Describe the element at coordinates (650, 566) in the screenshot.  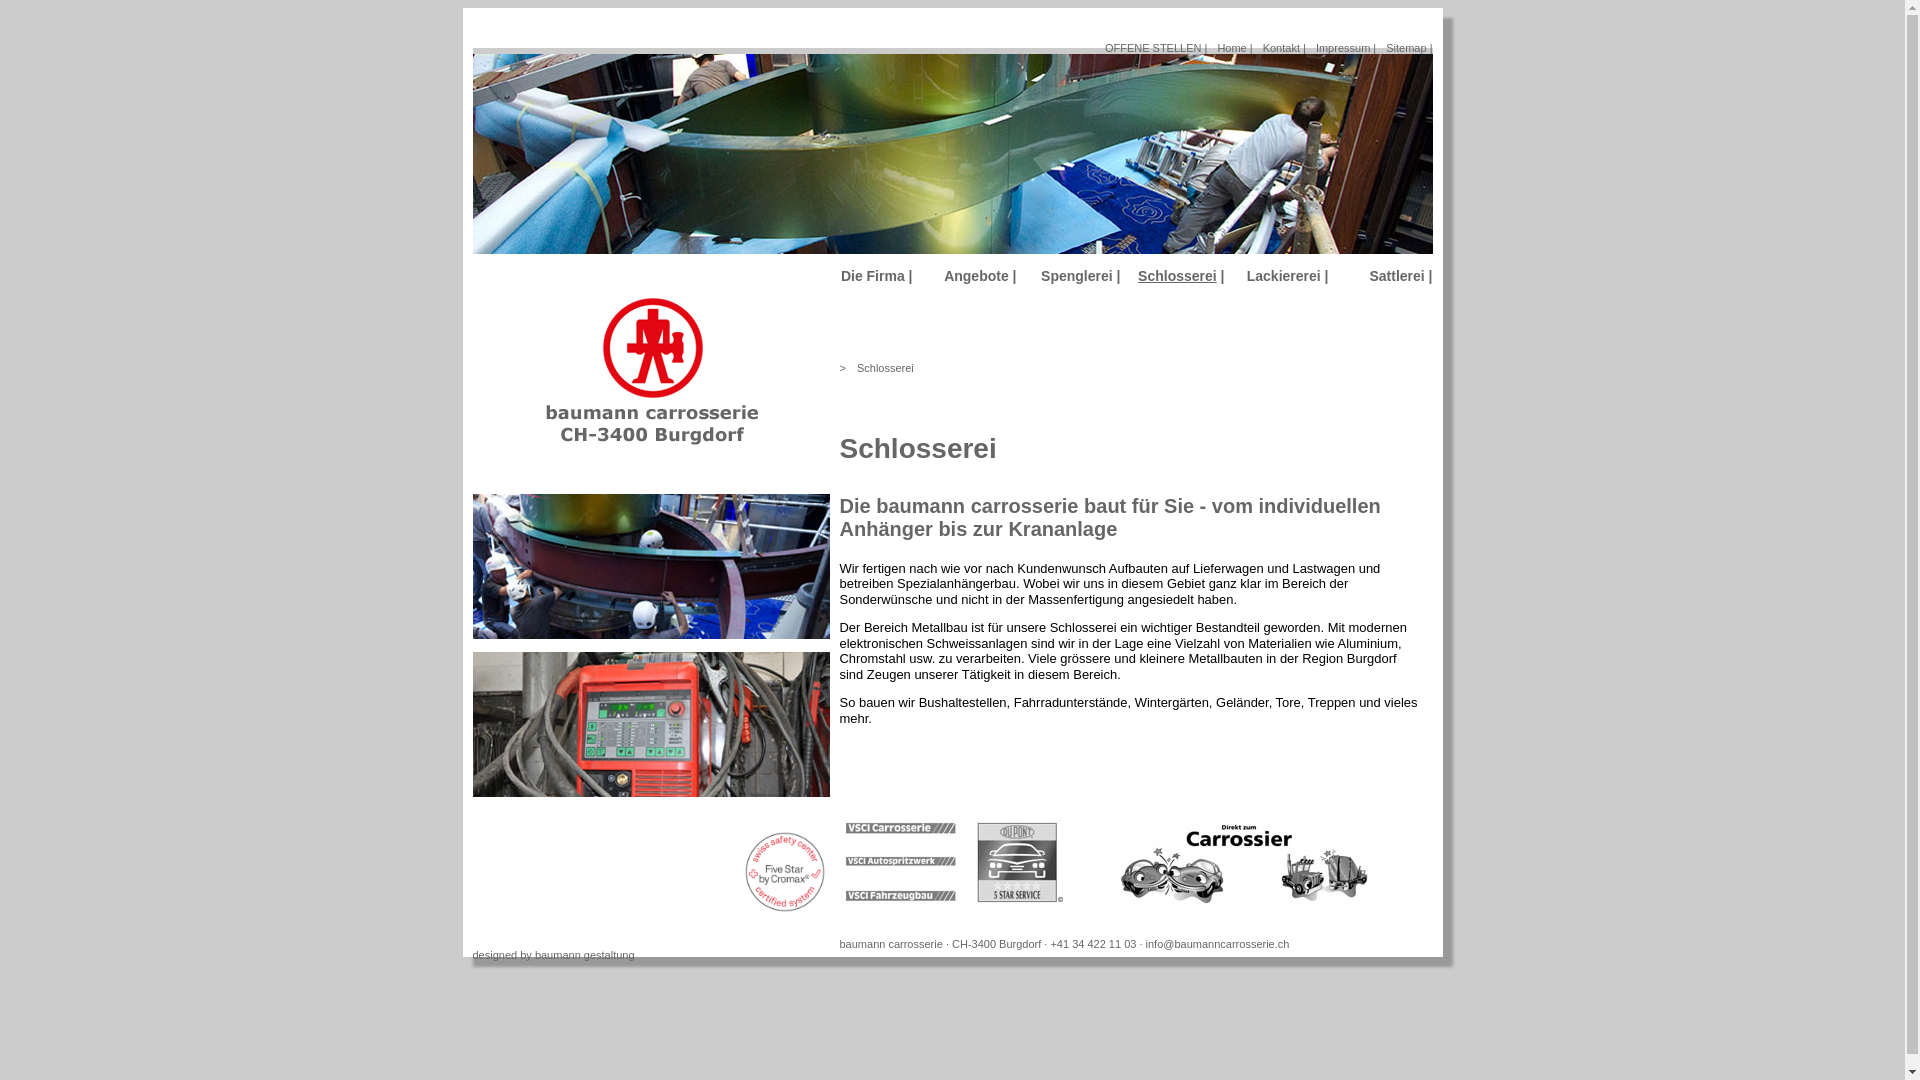
I see `'Rohbau Kunstwerk'` at that location.